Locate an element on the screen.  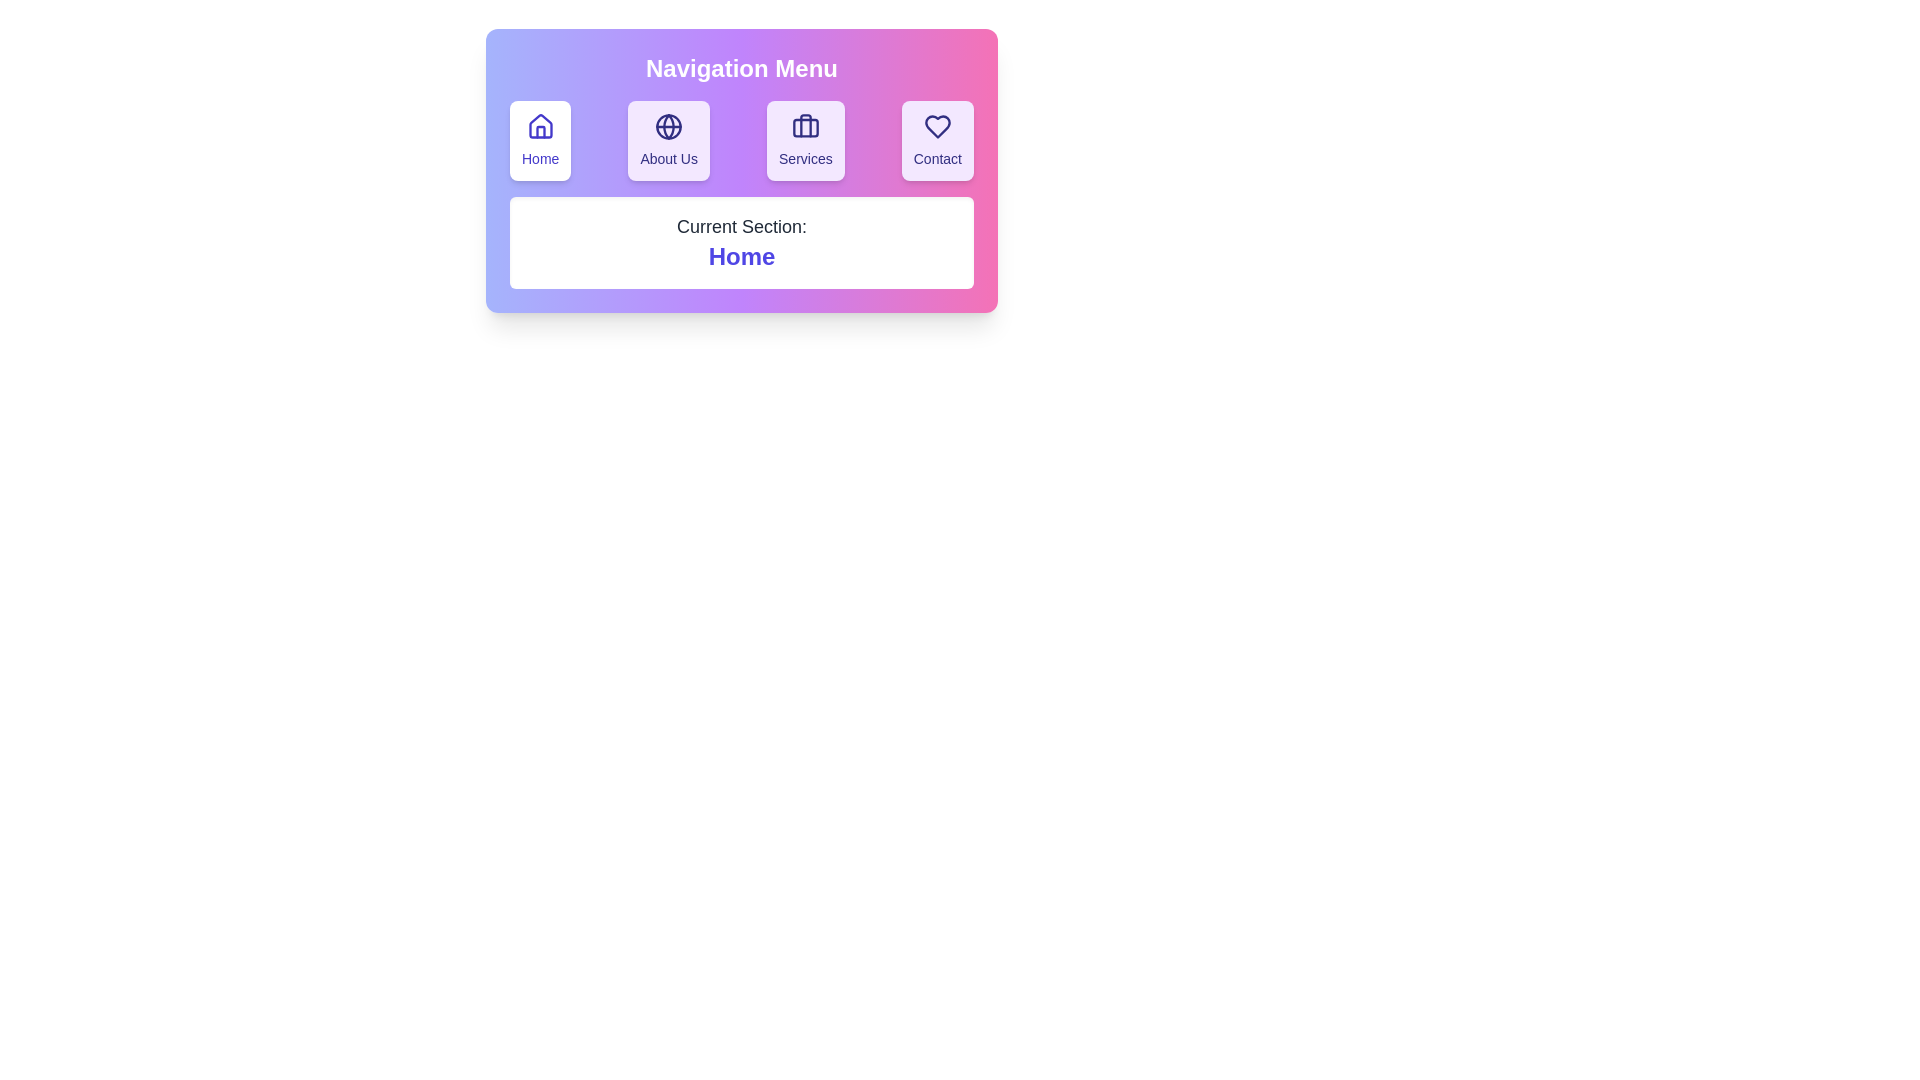
the Services section by clicking the corresponding navigation button is located at coordinates (805, 140).